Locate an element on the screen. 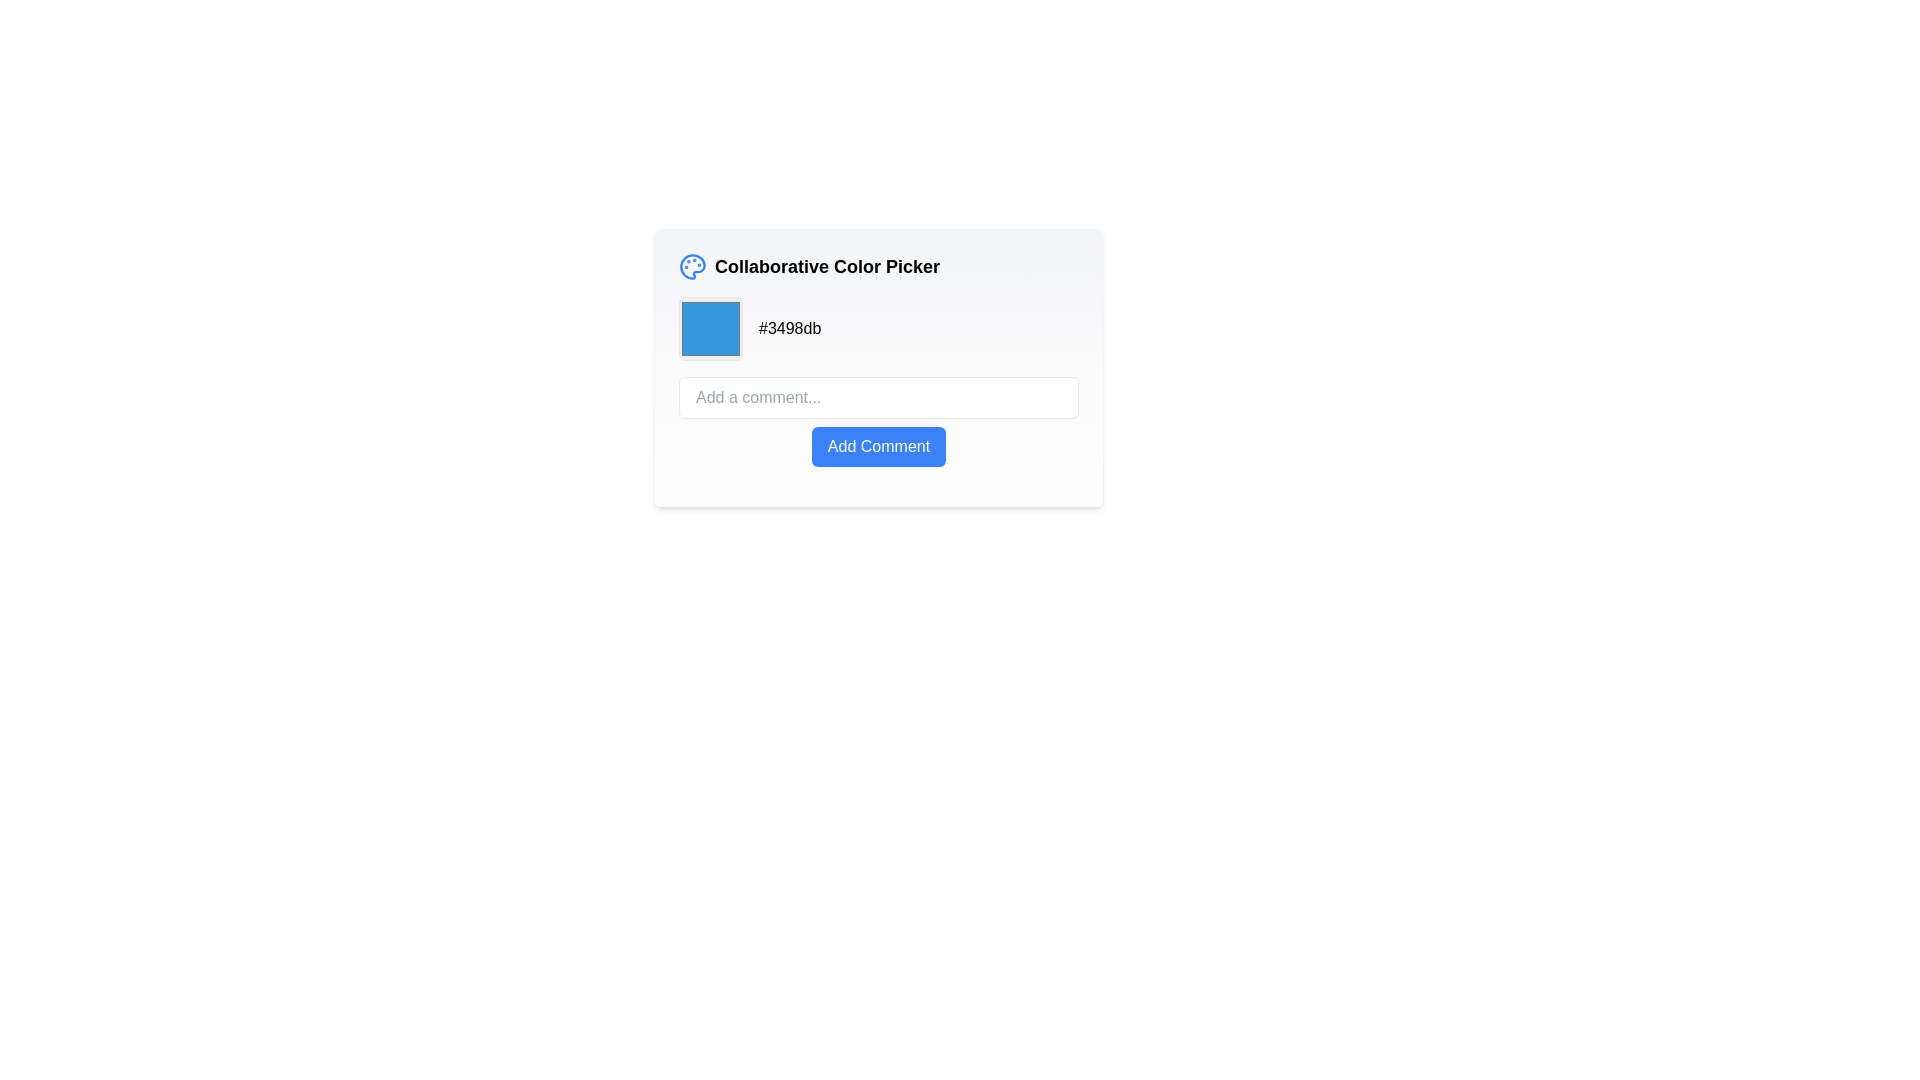 The height and width of the screenshot is (1080, 1920). the central segment of the doodle-style palette shape in the SVG graphic located towards the top-left corner of the interface is located at coordinates (692, 265).